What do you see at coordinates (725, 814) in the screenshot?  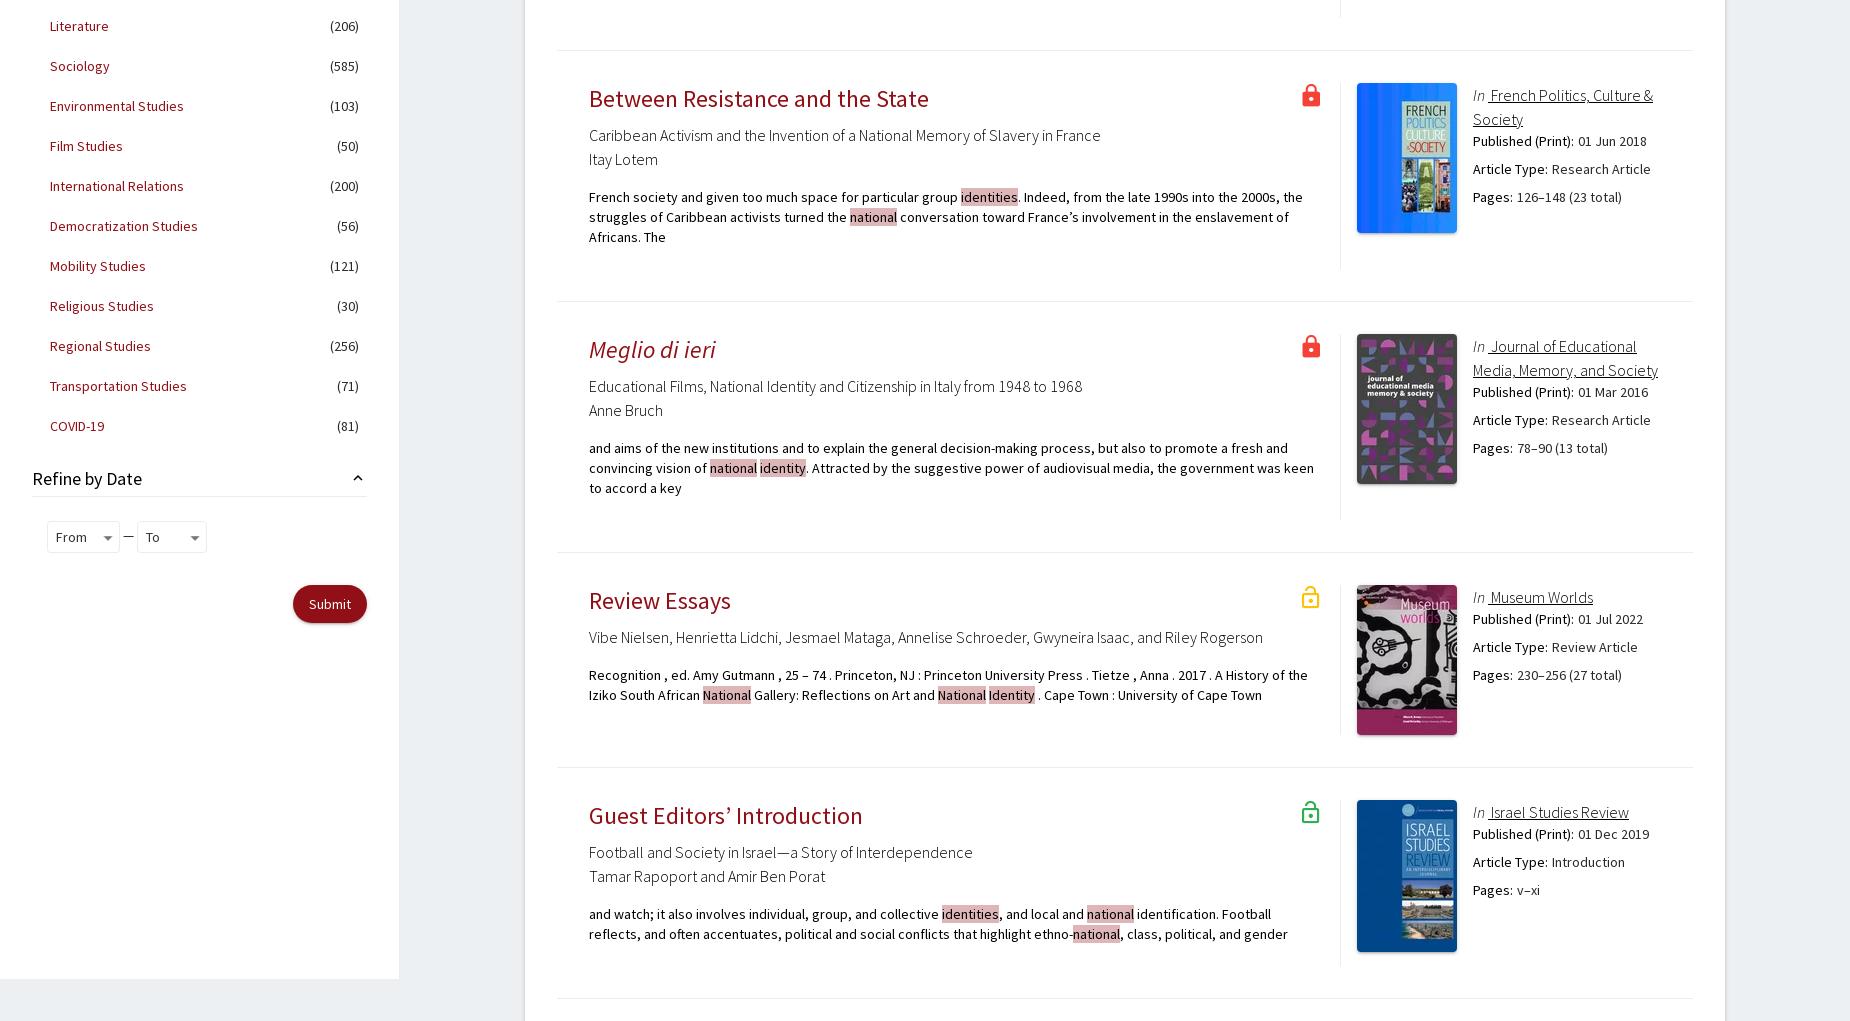 I see `'Guest Editors’ Introduction'` at bounding box center [725, 814].